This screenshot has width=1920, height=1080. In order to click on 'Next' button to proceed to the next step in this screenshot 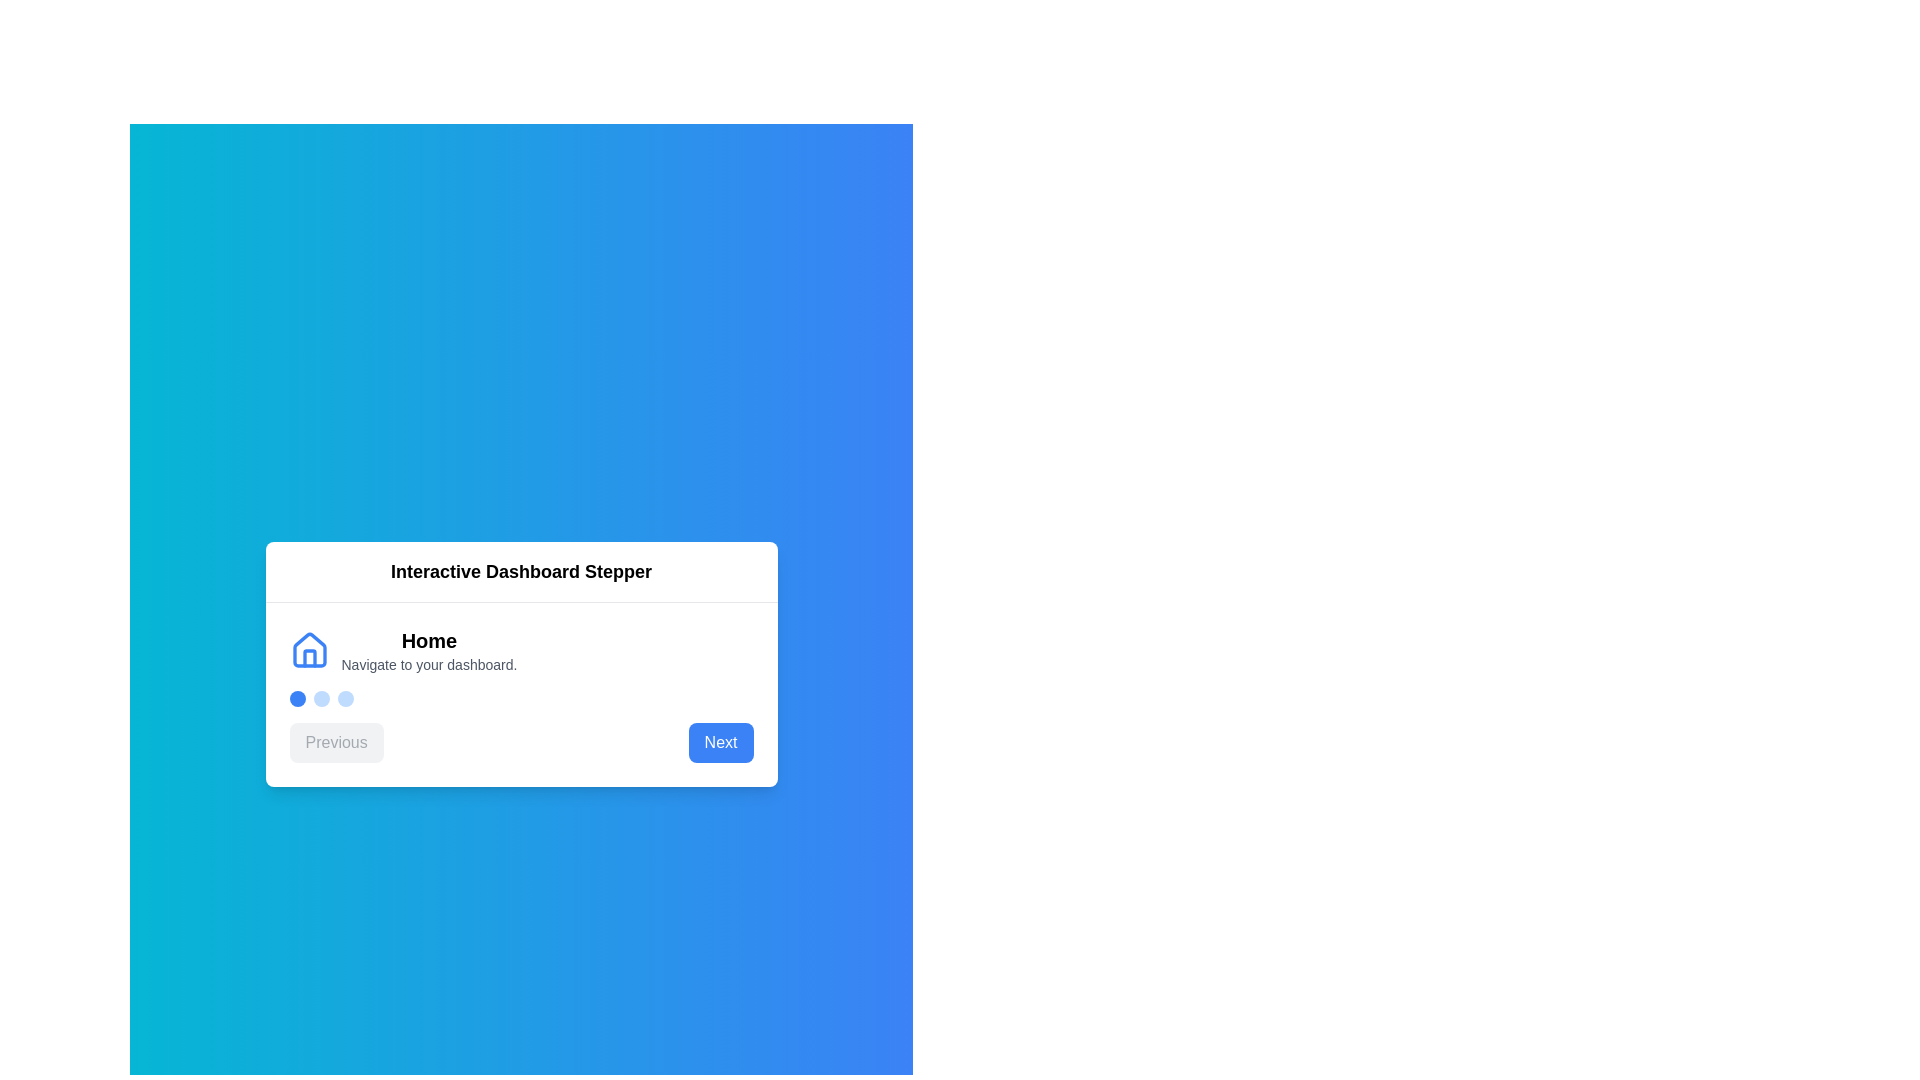, I will do `click(720, 743)`.